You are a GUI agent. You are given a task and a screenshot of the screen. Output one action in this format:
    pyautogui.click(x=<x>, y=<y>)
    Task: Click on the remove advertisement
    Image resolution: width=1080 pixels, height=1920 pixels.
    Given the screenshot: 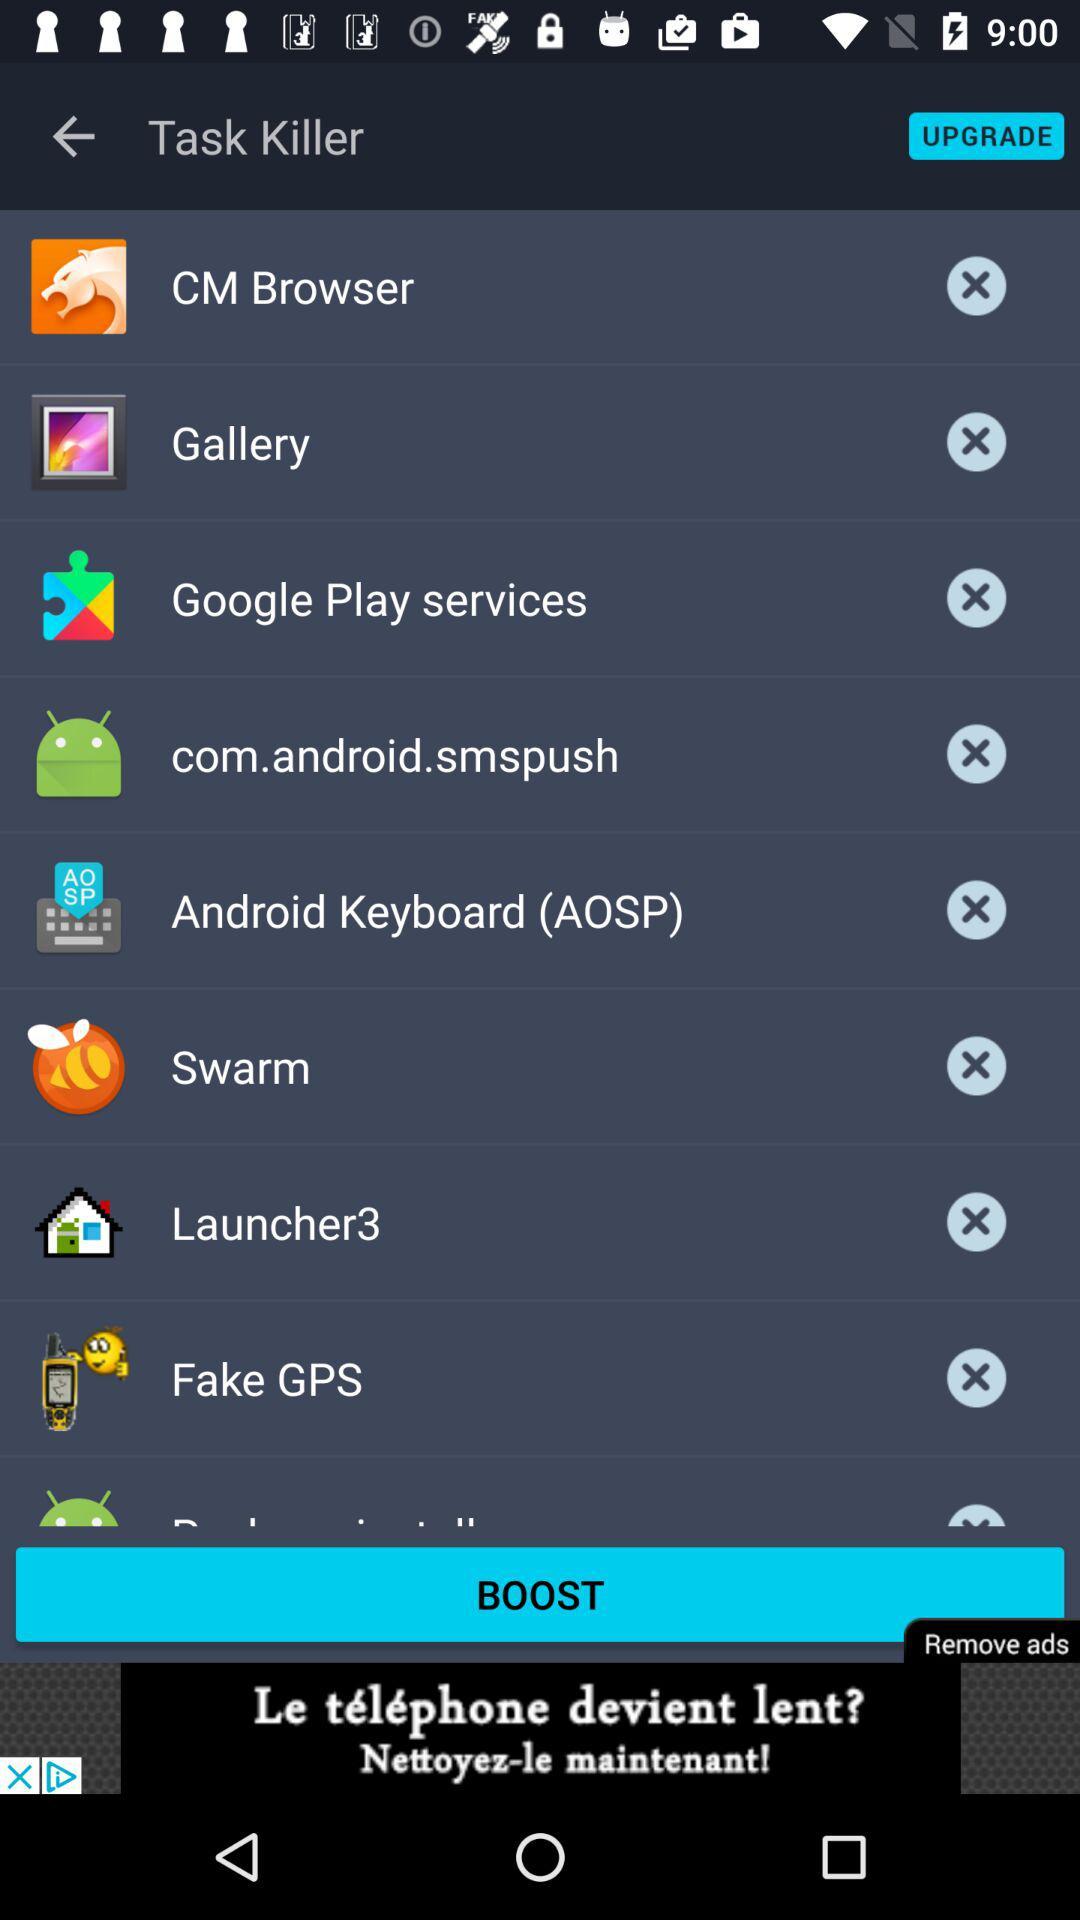 What is the action you would take?
    pyautogui.click(x=977, y=1627)
    